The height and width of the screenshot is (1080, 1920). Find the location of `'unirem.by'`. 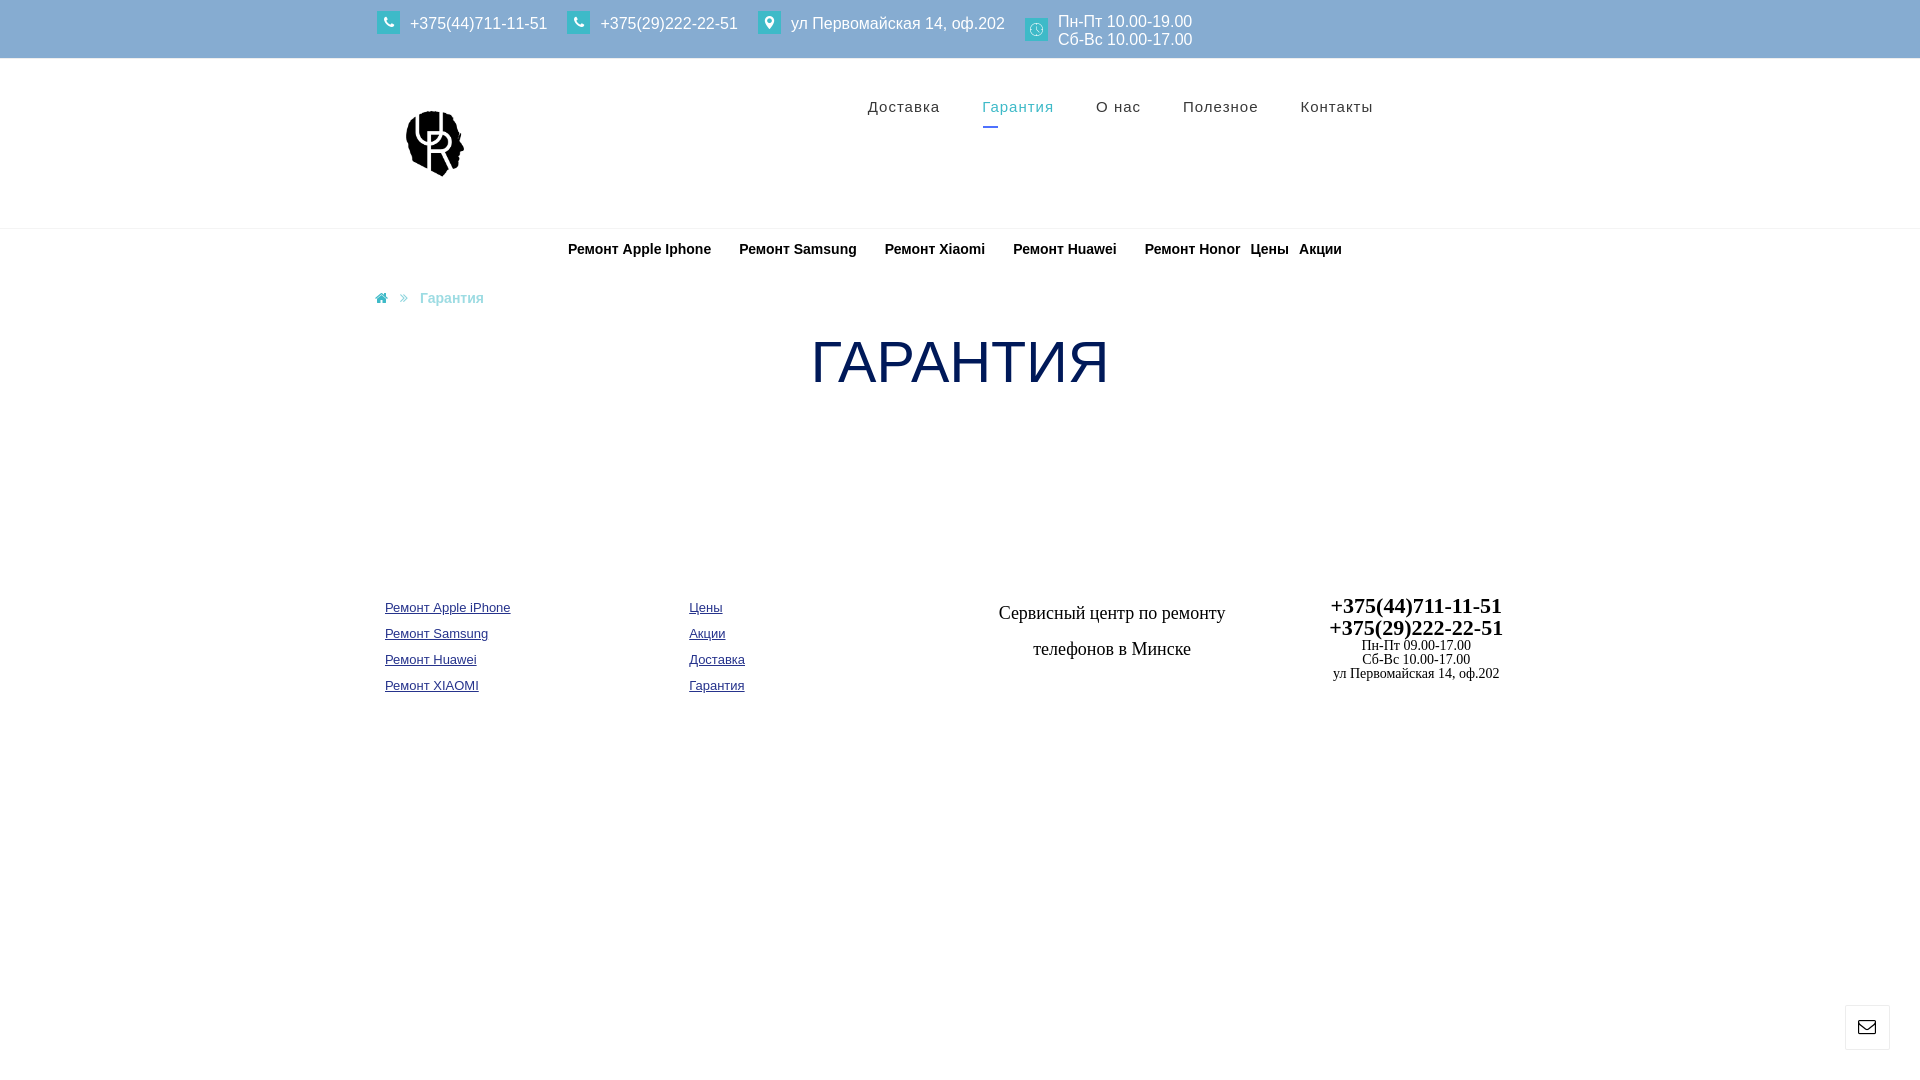

'unirem.by' is located at coordinates (434, 141).